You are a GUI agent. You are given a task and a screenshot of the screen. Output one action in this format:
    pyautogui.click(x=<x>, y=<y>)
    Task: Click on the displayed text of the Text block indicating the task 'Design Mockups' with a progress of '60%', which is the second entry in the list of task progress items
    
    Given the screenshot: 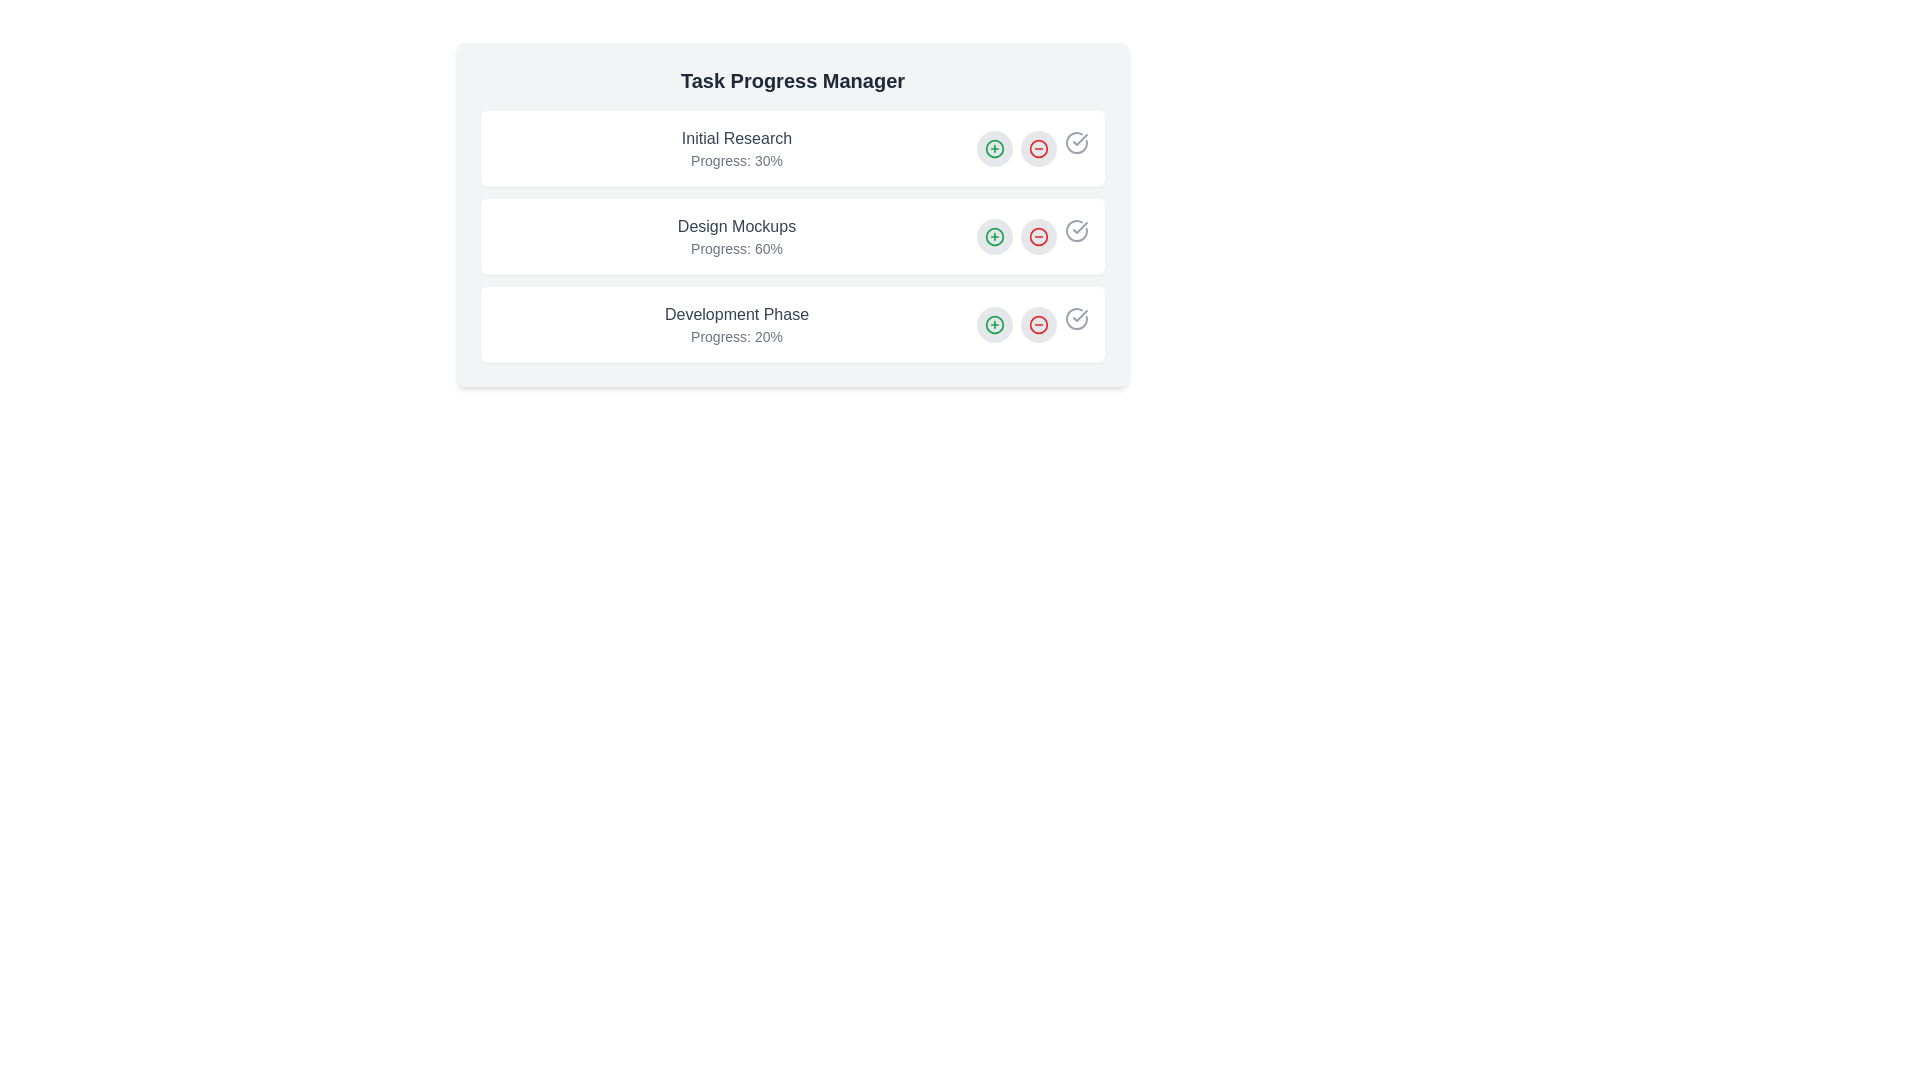 What is the action you would take?
    pyautogui.click(x=736, y=235)
    